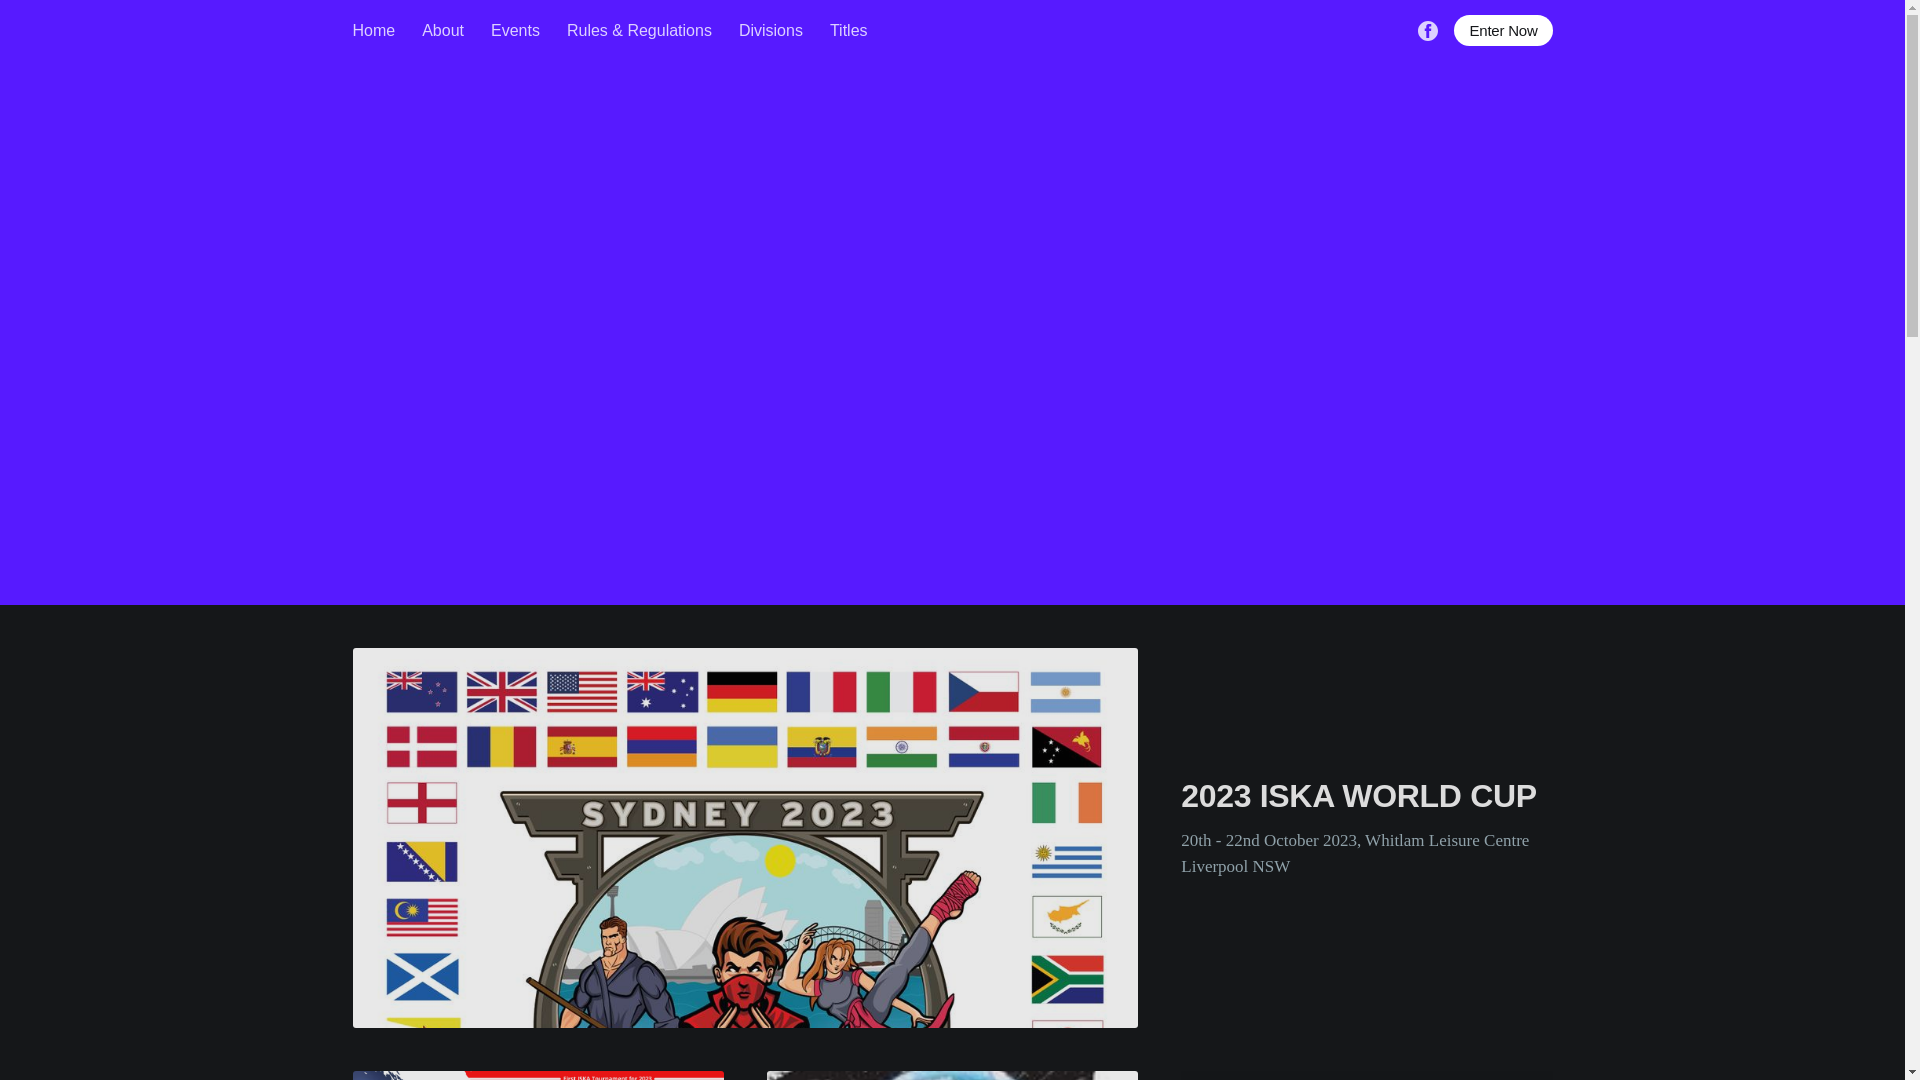  What do you see at coordinates (770, 30) in the screenshot?
I see `'Divisions'` at bounding box center [770, 30].